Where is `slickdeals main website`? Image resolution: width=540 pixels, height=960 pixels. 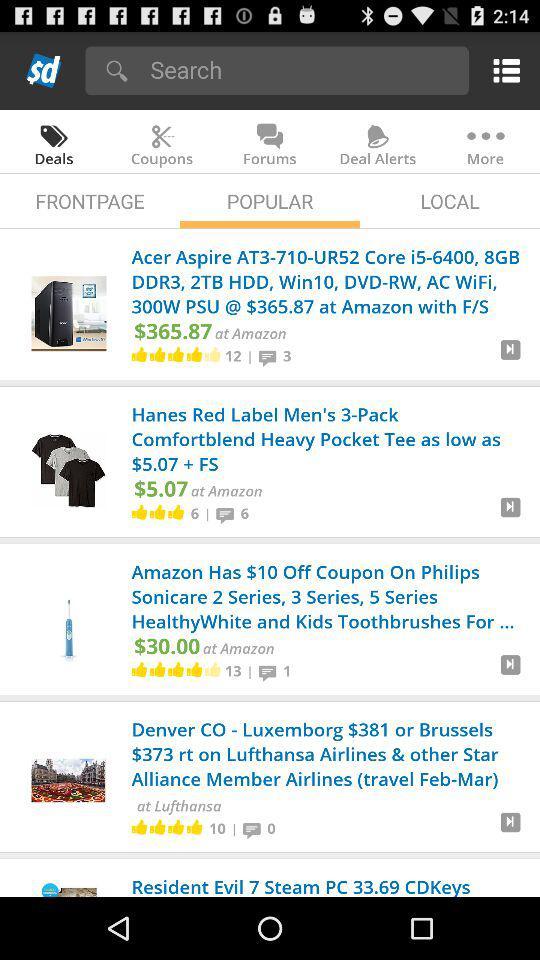 slickdeals main website is located at coordinates (44, 70).